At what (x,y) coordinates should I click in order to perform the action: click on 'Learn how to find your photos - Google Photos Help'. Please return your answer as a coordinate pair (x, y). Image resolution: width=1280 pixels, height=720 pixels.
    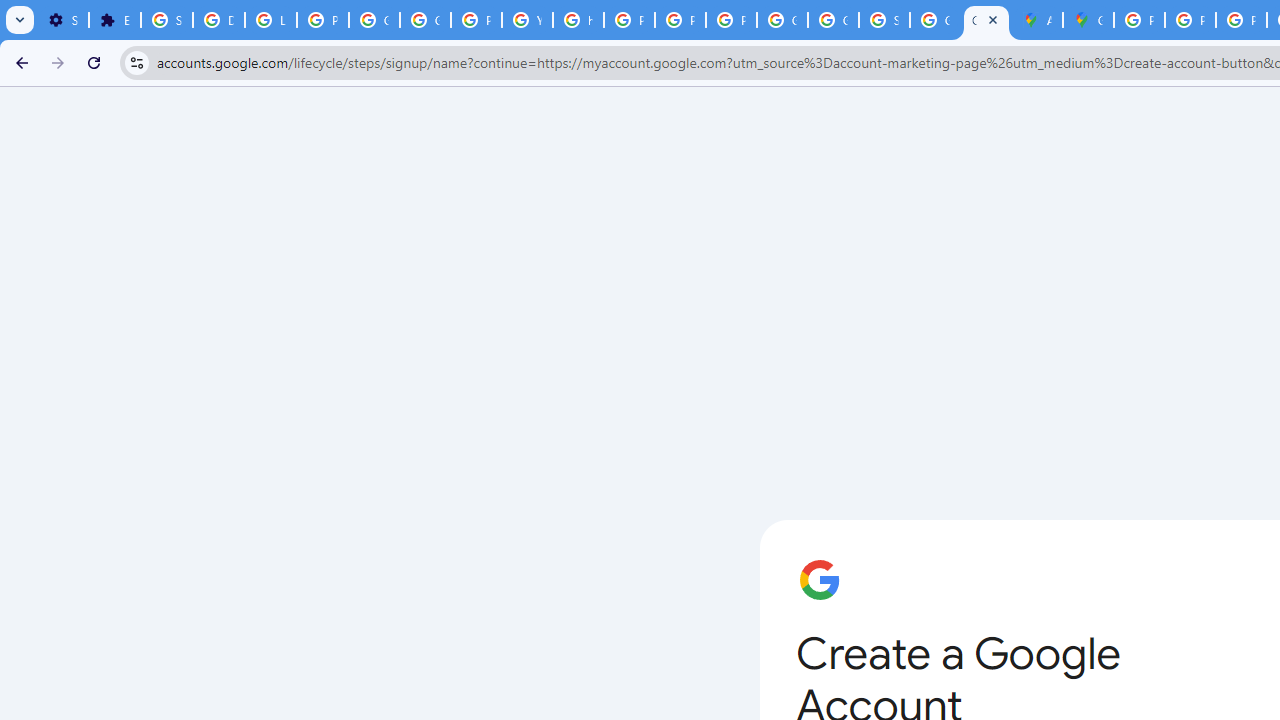
    Looking at the image, I should click on (269, 20).